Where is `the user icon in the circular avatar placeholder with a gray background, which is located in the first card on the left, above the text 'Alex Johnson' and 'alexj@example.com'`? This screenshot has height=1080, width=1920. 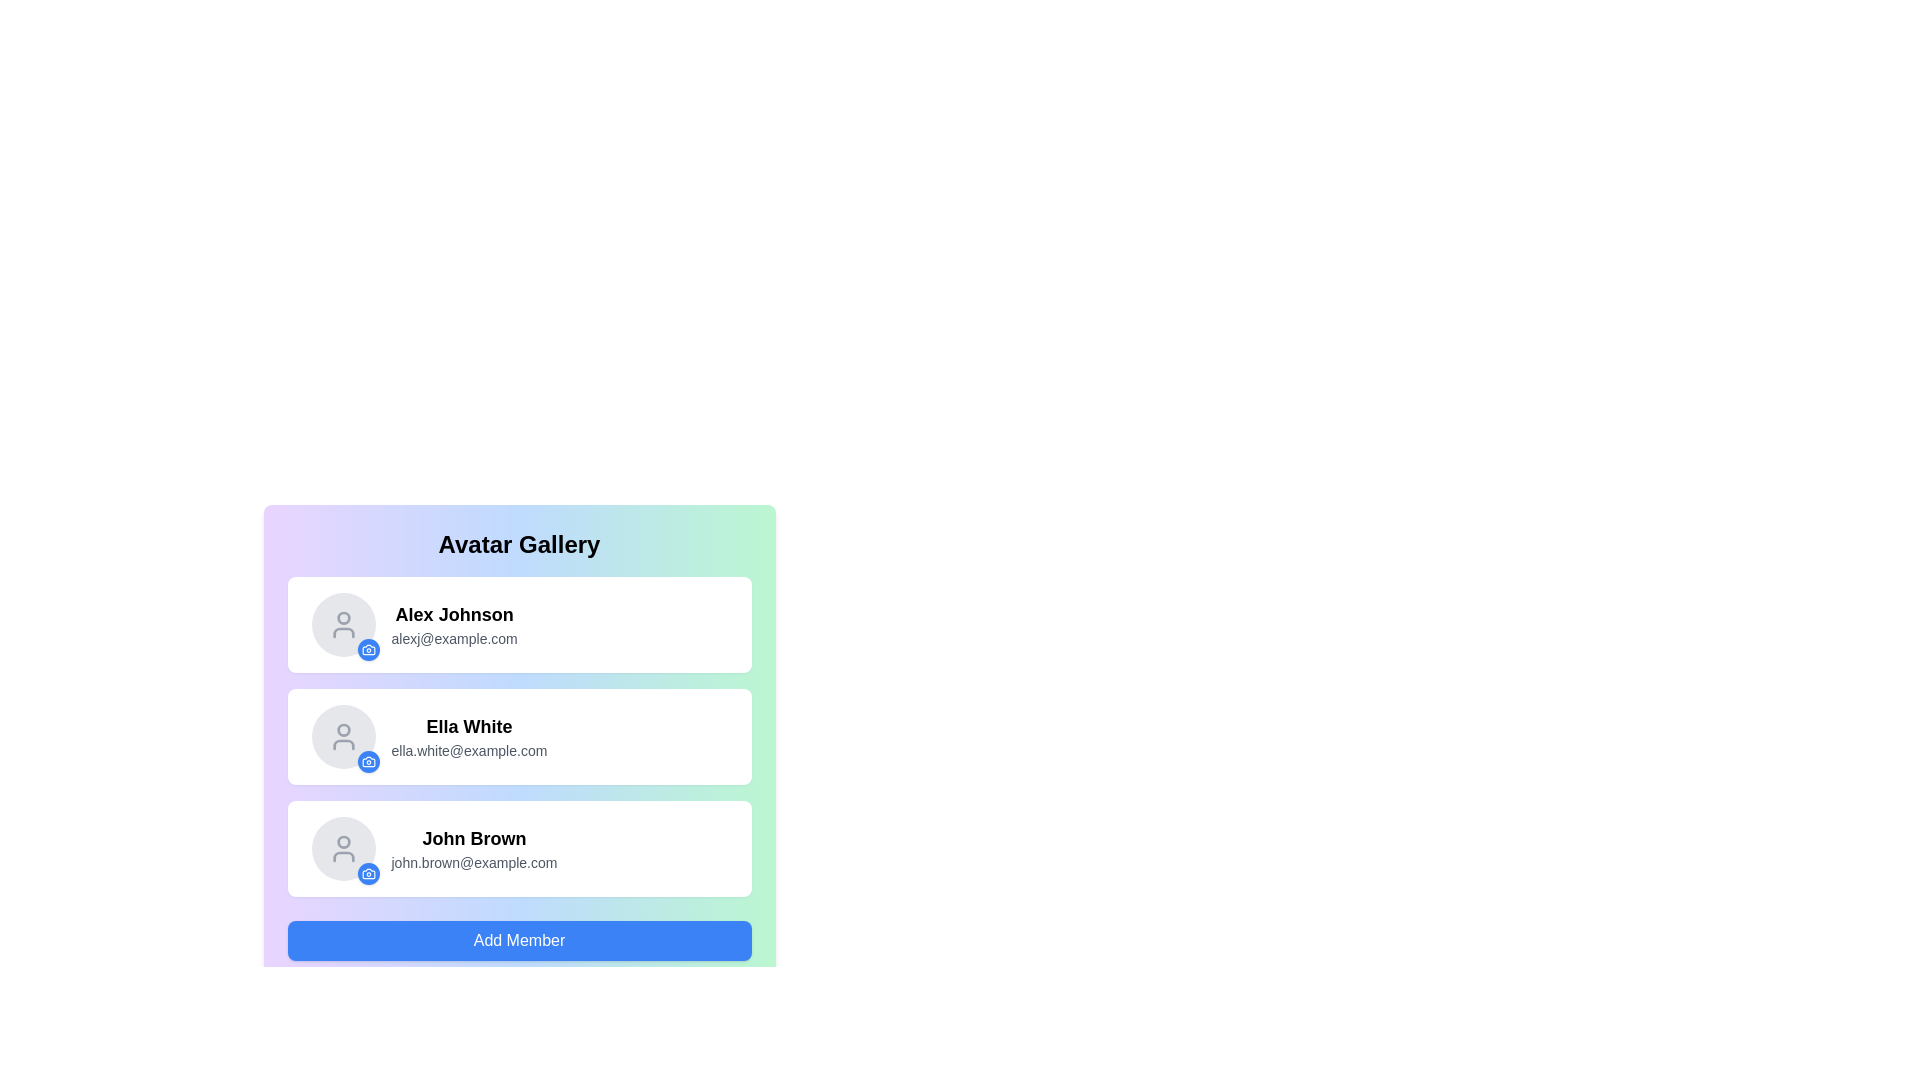
the user icon in the circular avatar placeholder with a gray background, which is located in the first card on the left, above the text 'Alex Johnson' and 'alexj@example.com' is located at coordinates (343, 623).